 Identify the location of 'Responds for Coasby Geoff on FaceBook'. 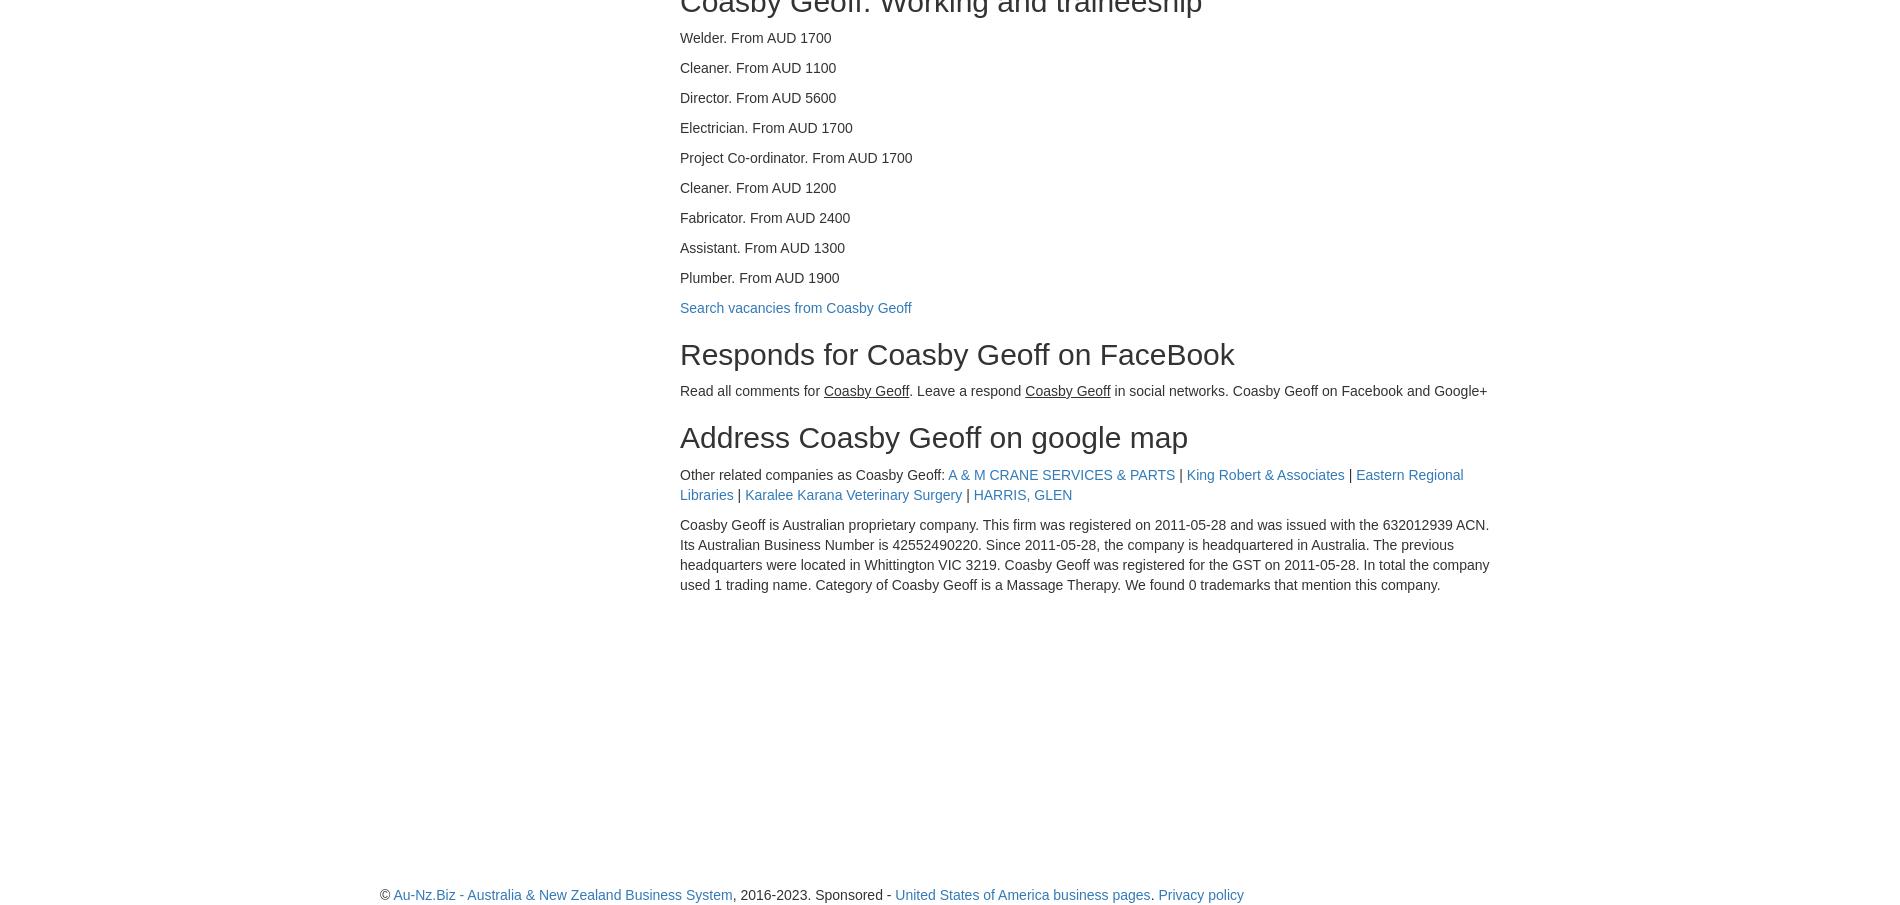
(957, 353).